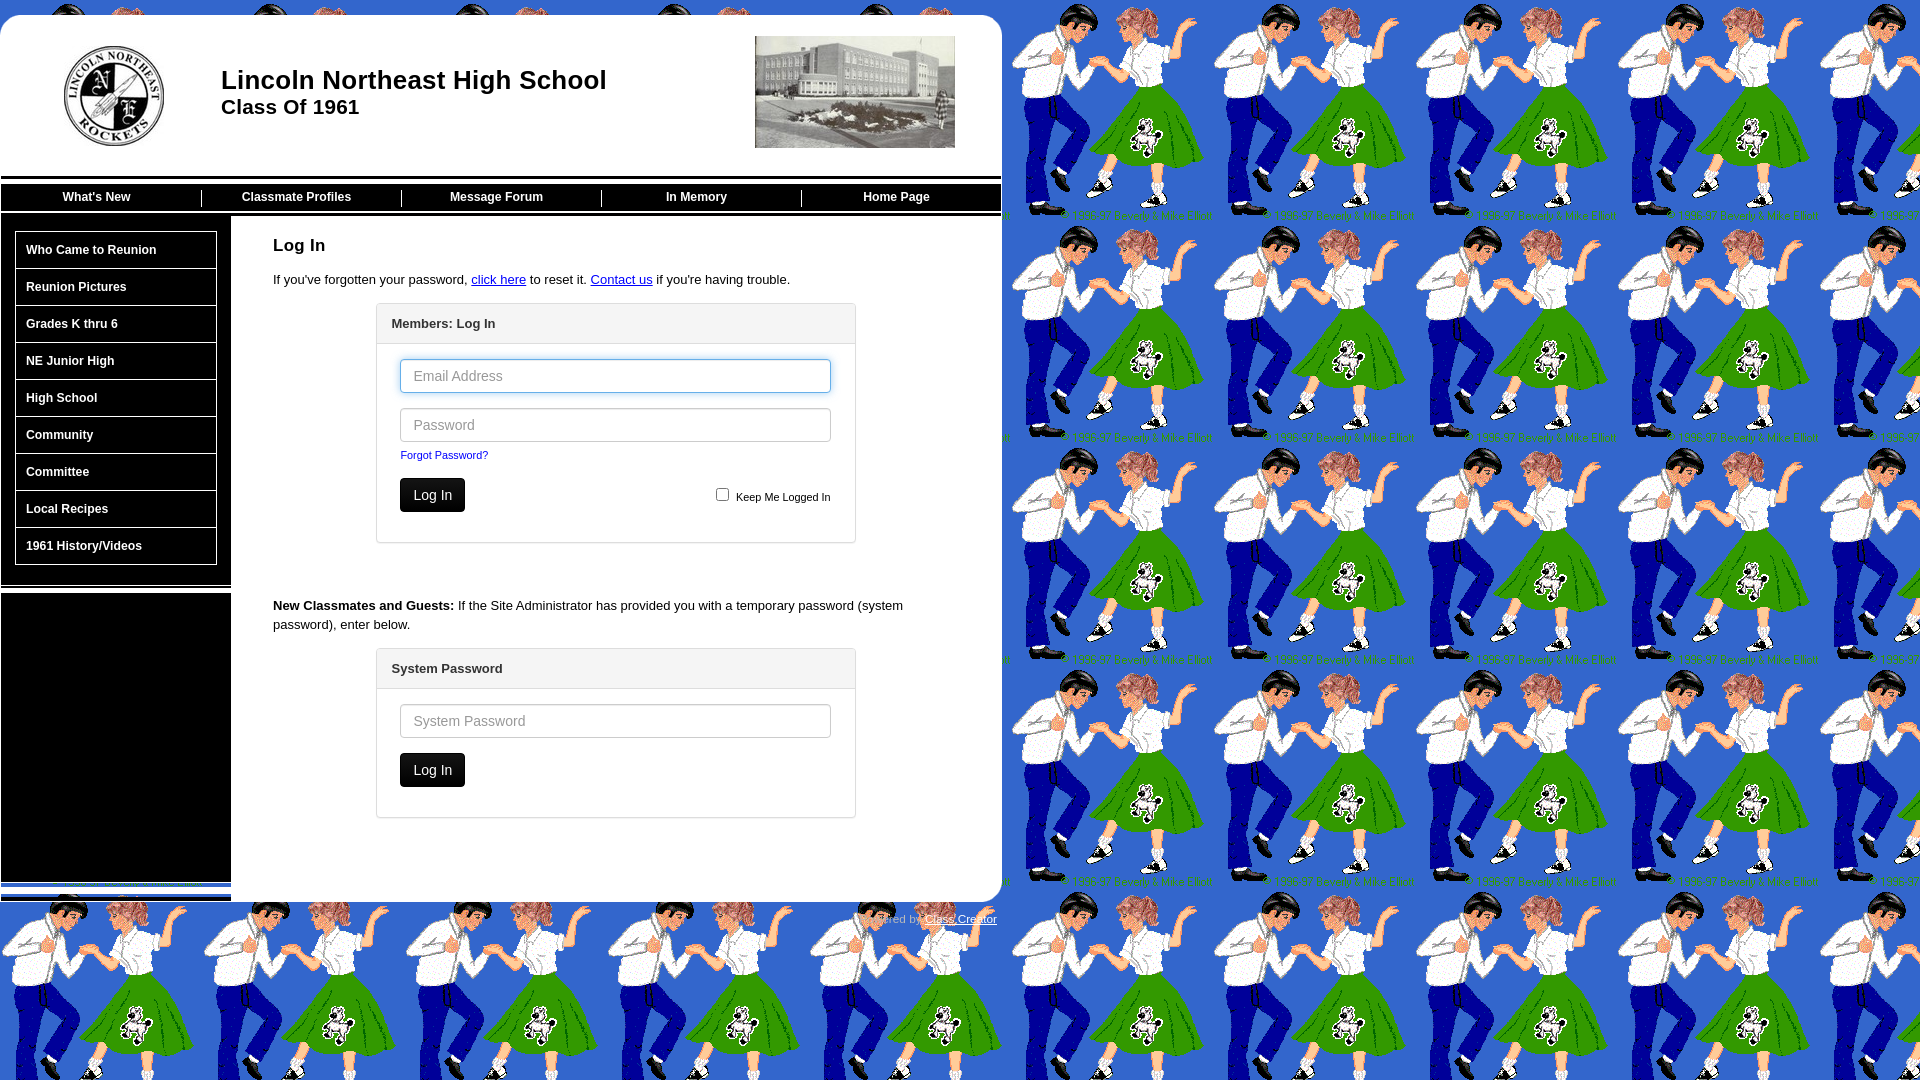  Describe the element at coordinates (900, 197) in the screenshot. I see `'Home Page'` at that location.